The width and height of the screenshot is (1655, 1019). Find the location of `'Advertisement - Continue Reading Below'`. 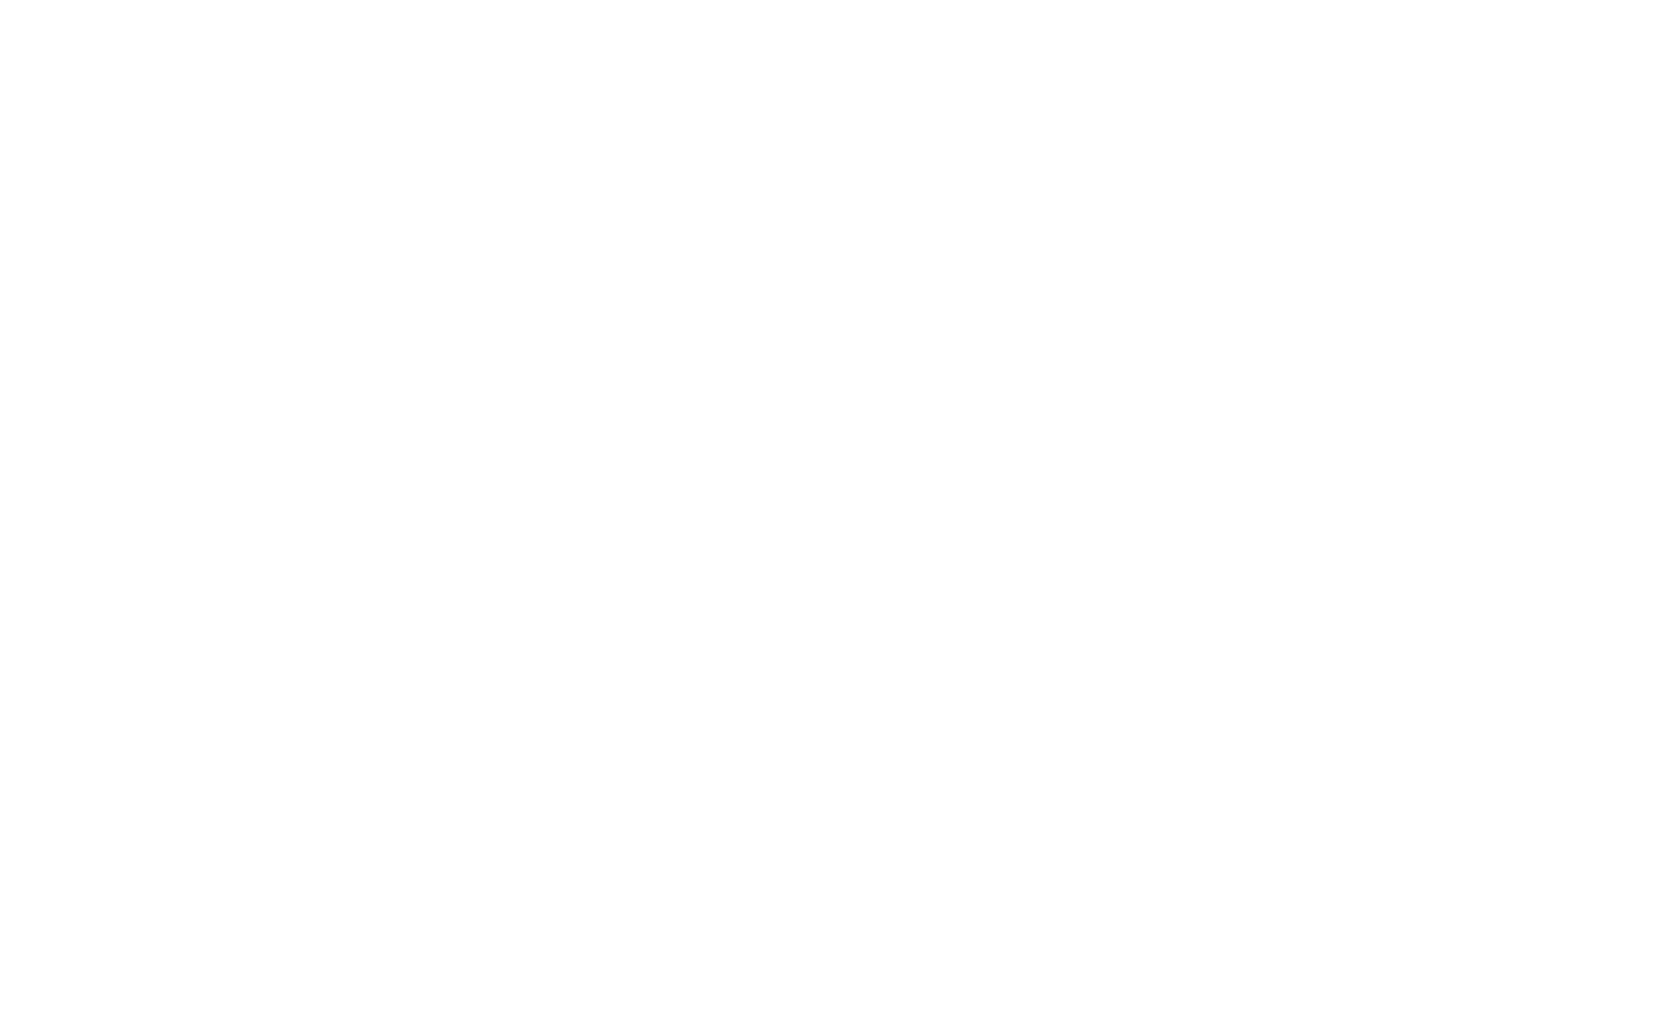

'Advertisement - Continue Reading Below' is located at coordinates (826, 346).